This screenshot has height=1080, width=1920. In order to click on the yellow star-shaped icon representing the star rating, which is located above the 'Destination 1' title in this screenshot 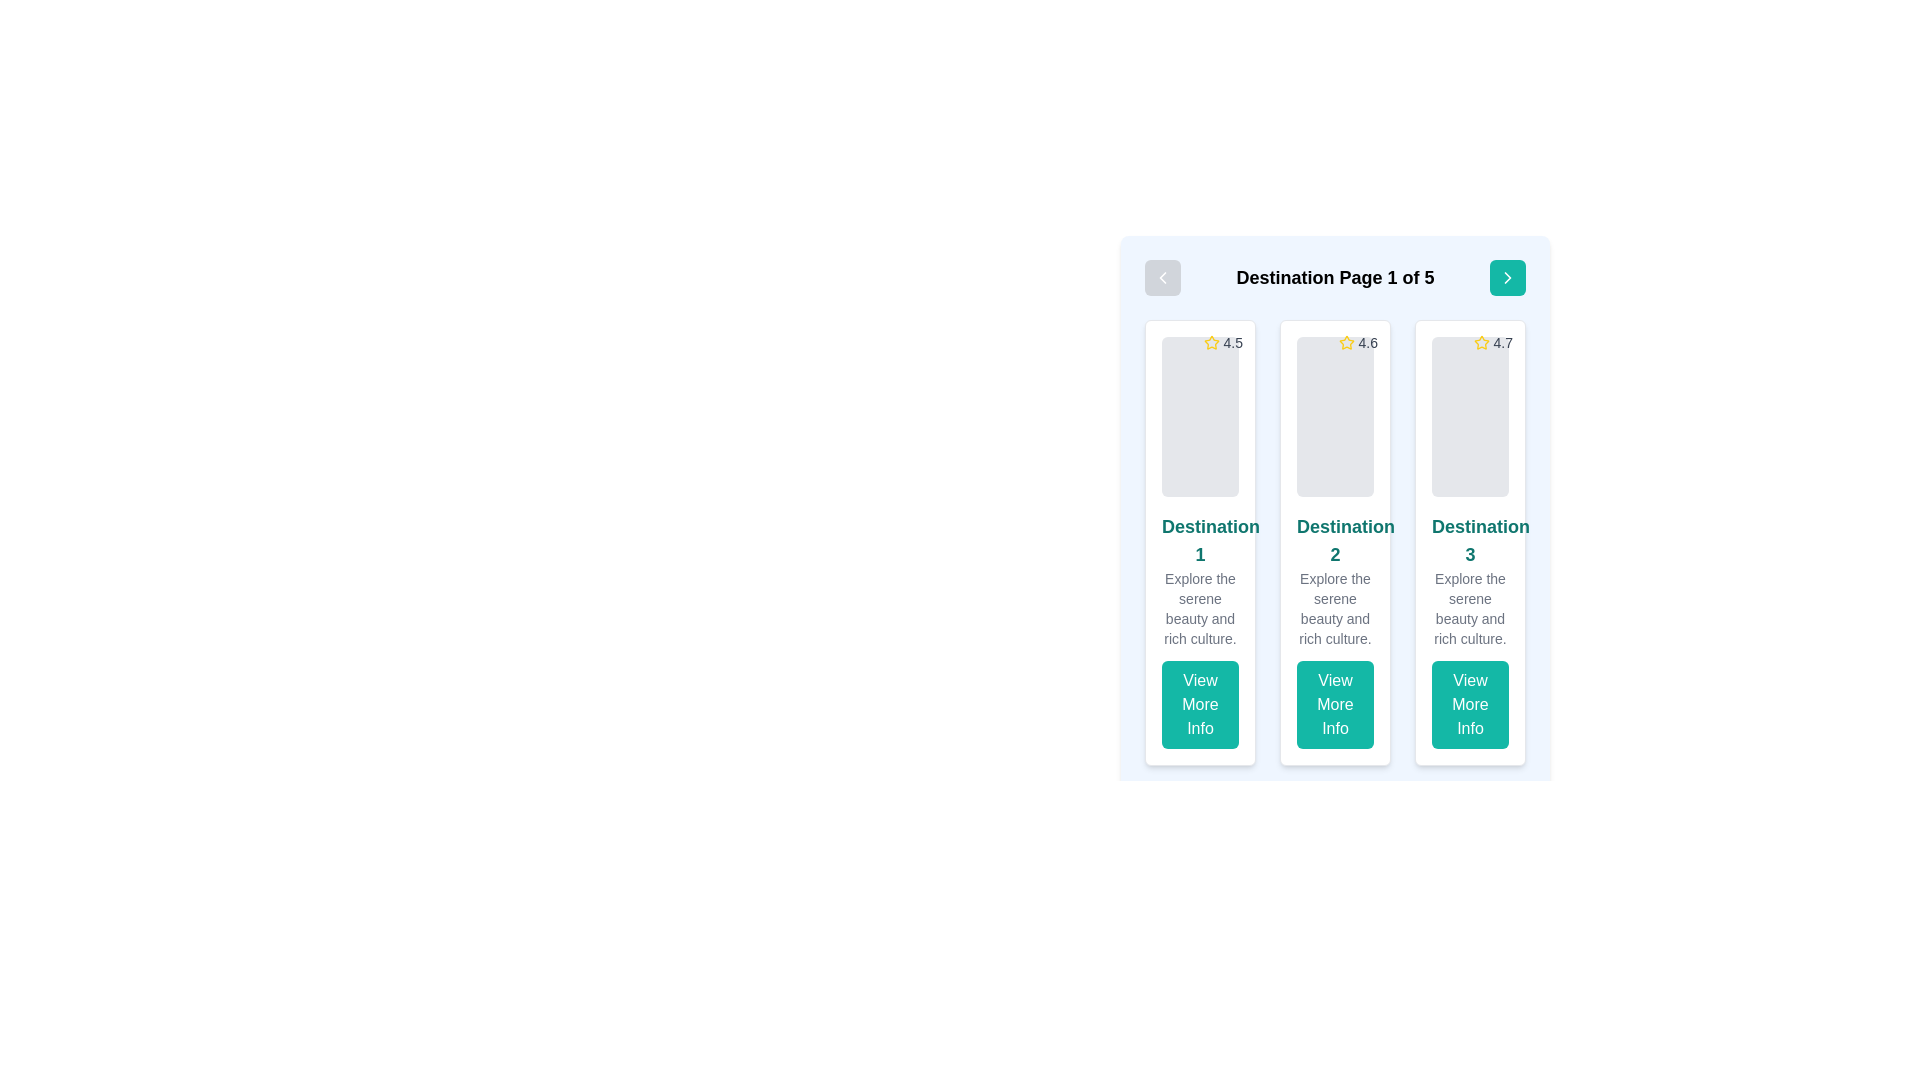, I will do `click(1210, 341)`.